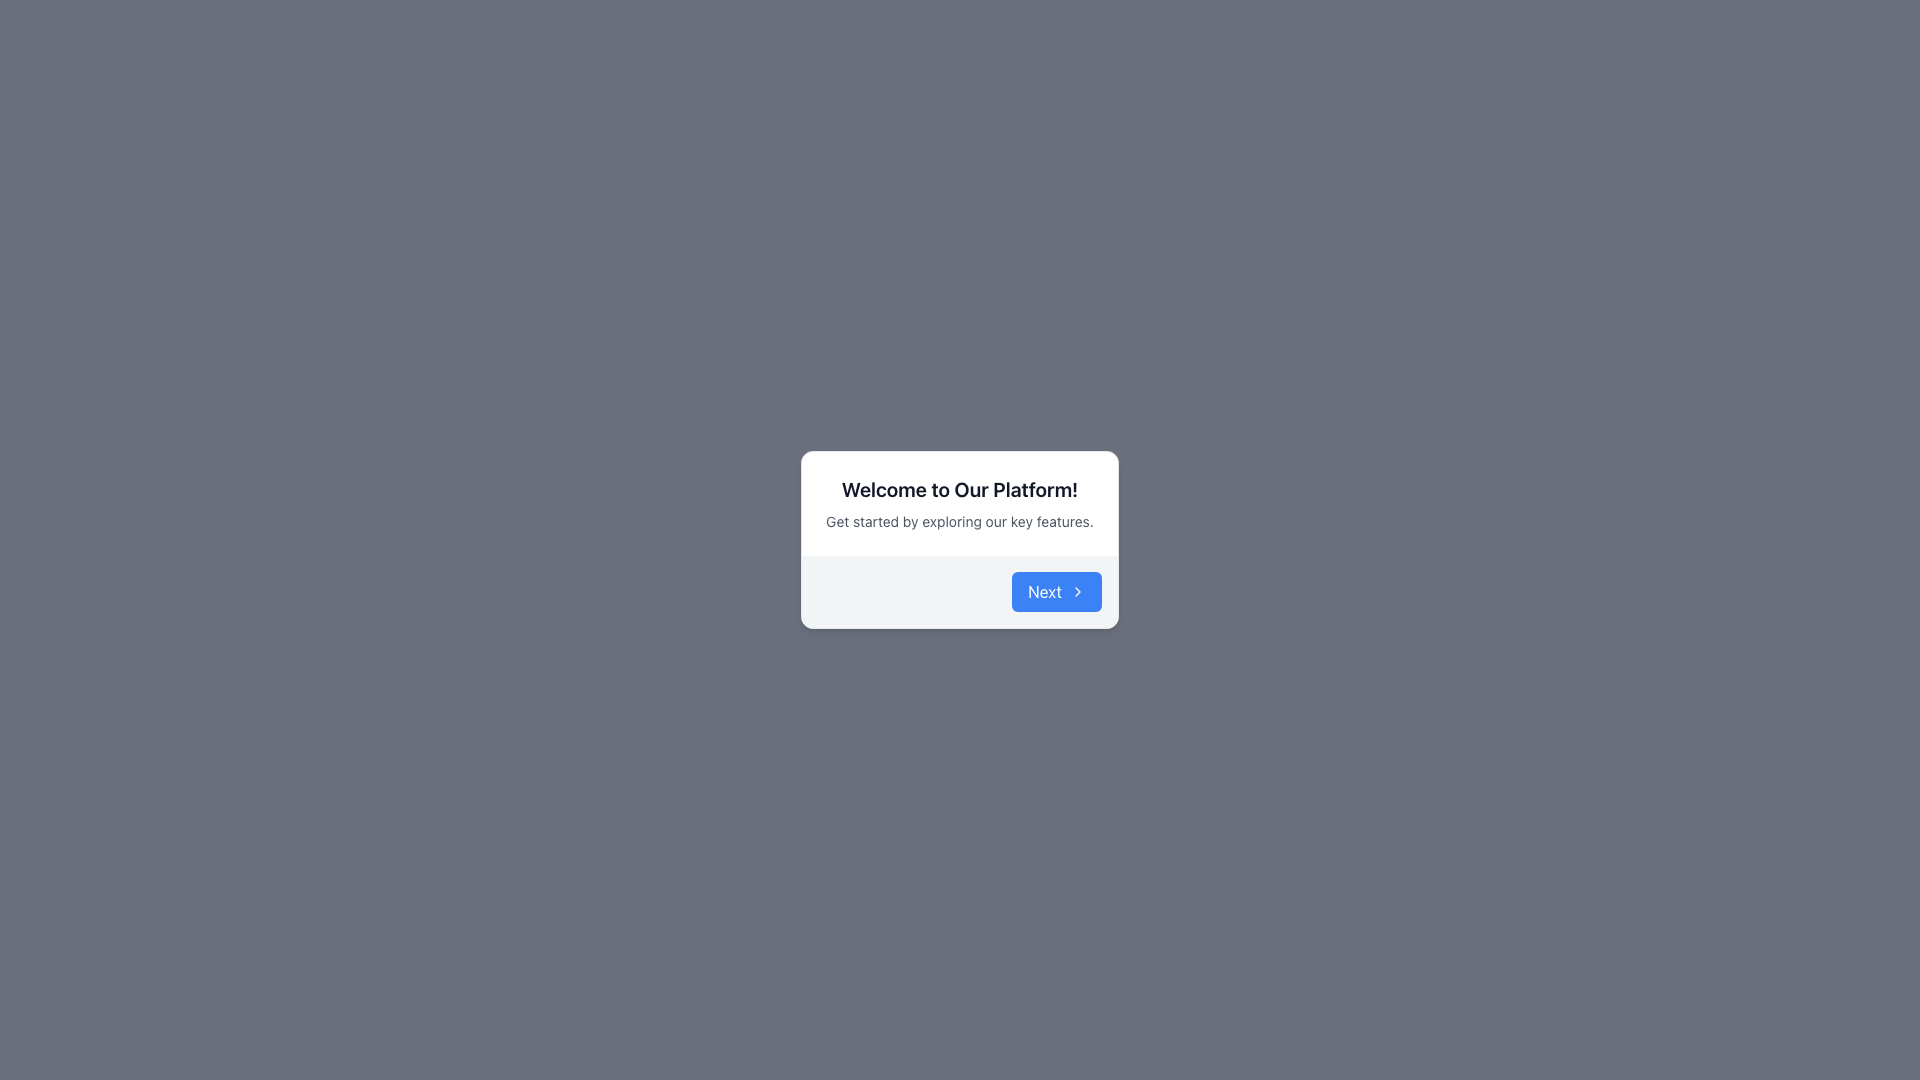 The width and height of the screenshot is (1920, 1080). What do you see at coordinates (1076, 590) in the screenshot?
I see `the chevron arrow icon located on the right side of the 'Next' button, which indicates a forward action or navigation` at bounding box center [1076, 590].